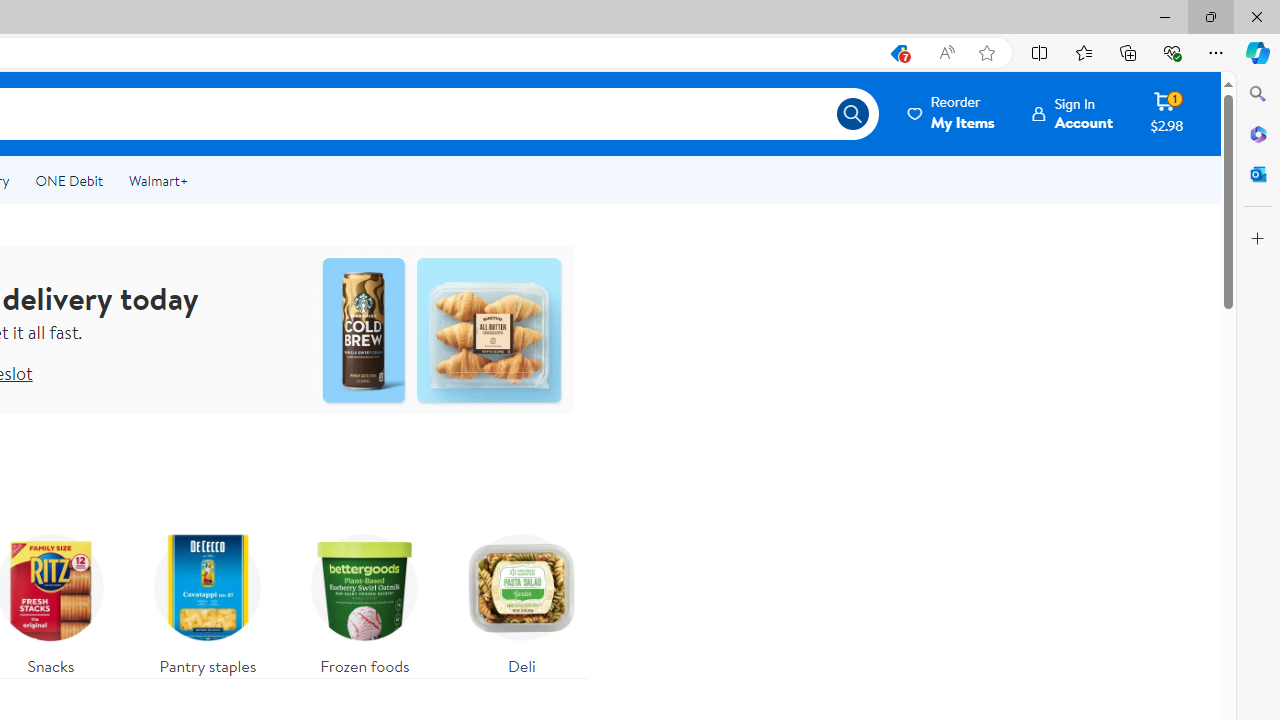 This screenshot has width=1280, height=720. I want to click on 'Frozen foods', so click(364, 598).